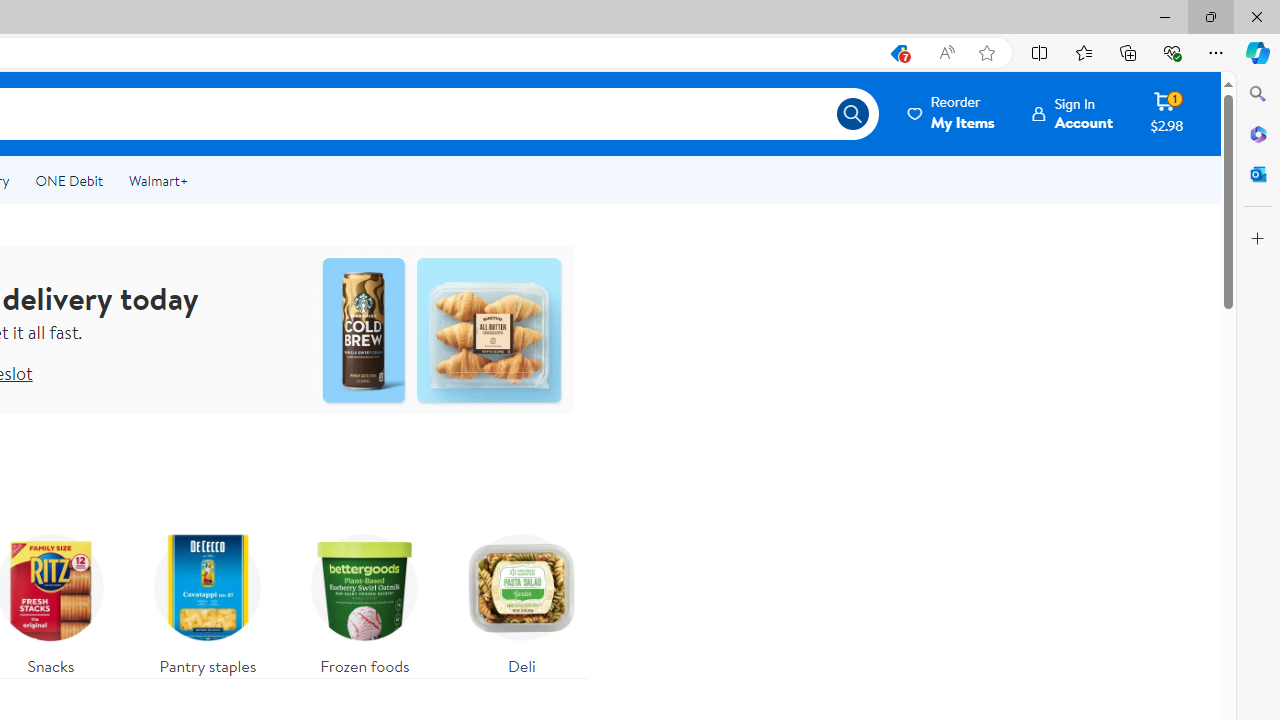 This screenshot has width=1280, height=720. I want to click on 'Frozen foods', so click(364, 598).